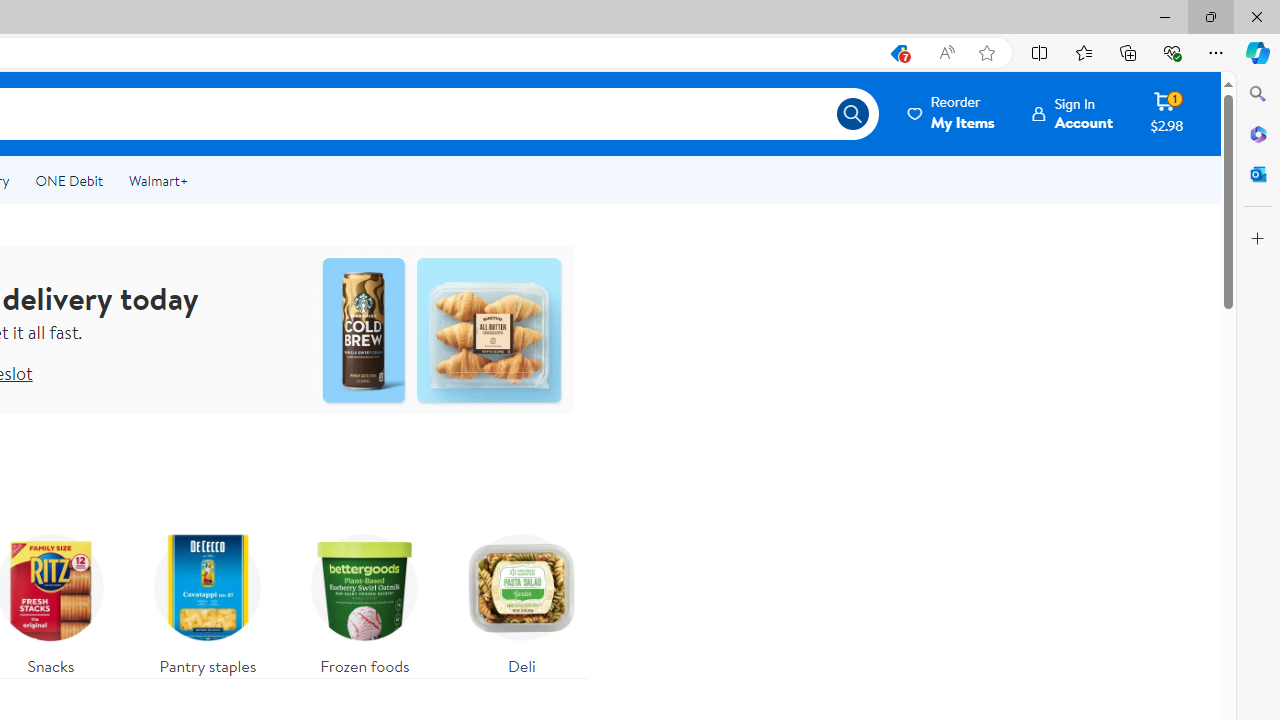 This screenshot has width=1280, height=720. I want to click on 'Frozen foods', so click(364, 598).